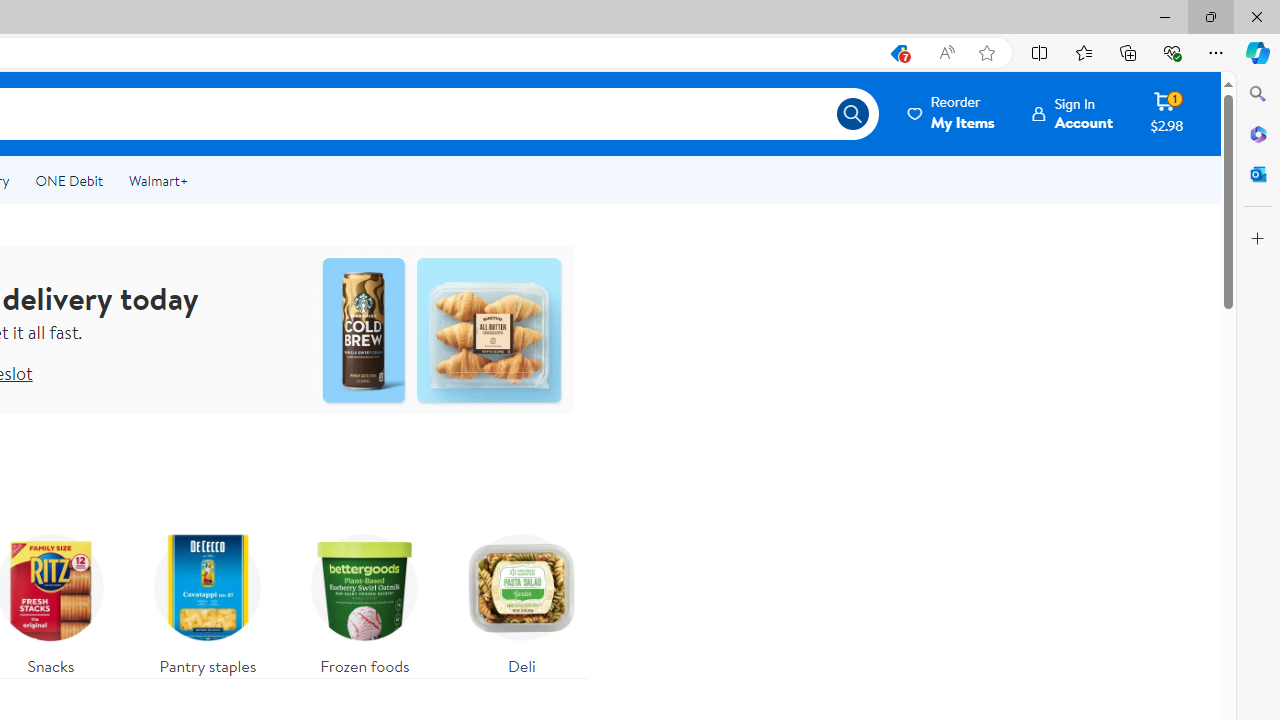 This screenshot has width=1280, height=720. I want to click on 'Frozen foods', so click(364, 598).